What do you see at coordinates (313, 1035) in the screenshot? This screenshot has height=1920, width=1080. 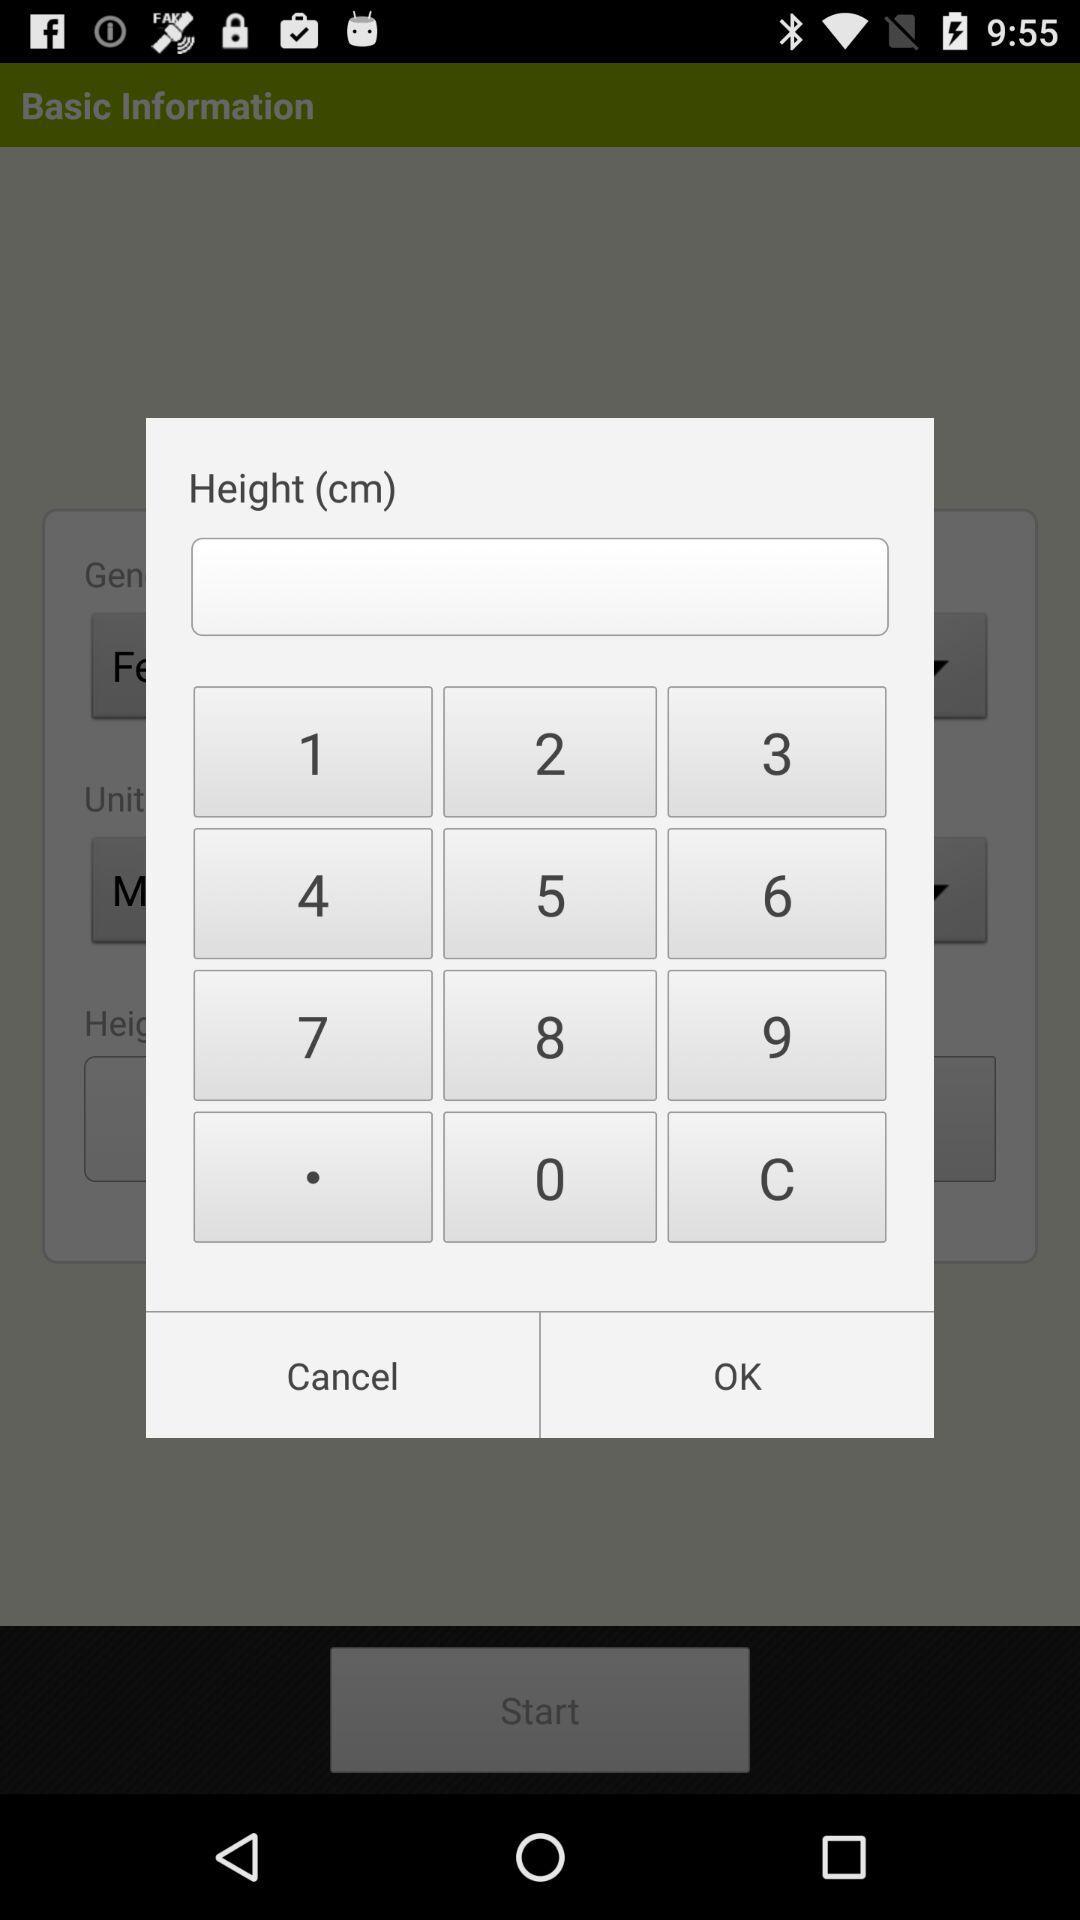 I see `item to the left of 5 icon` at bounding box center [313, 1035].